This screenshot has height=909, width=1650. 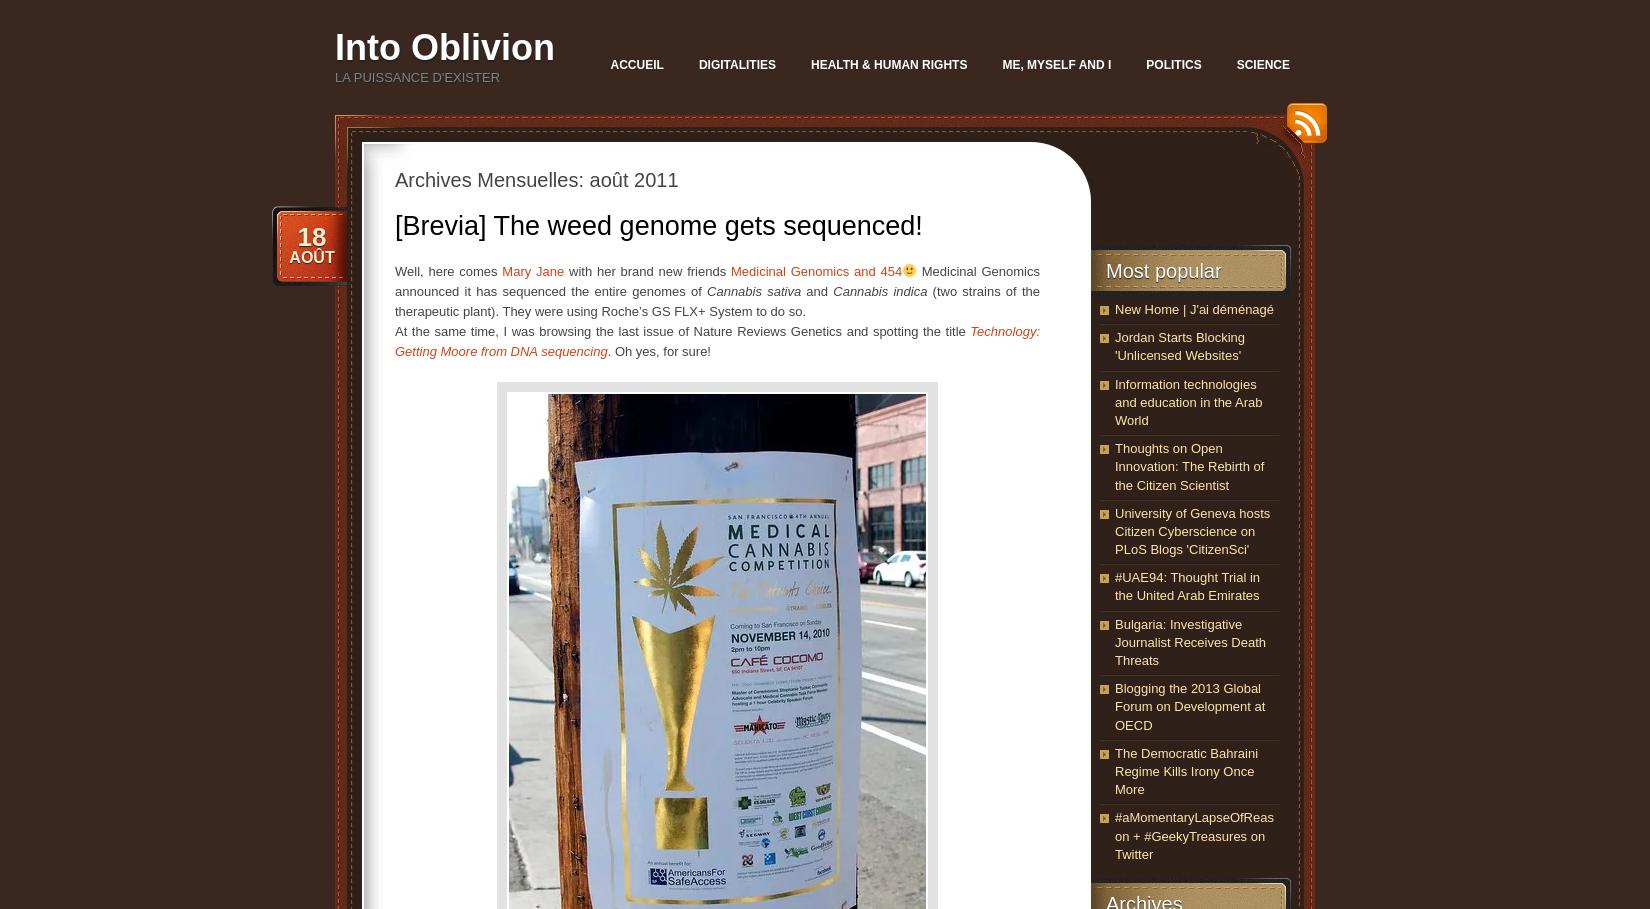 What do you see at coordinates (1186, 770) in the screenshot?
I see `'The Democratic Bahraini Regime Kills Irony Once More'` at bounding box center [1186, 770].